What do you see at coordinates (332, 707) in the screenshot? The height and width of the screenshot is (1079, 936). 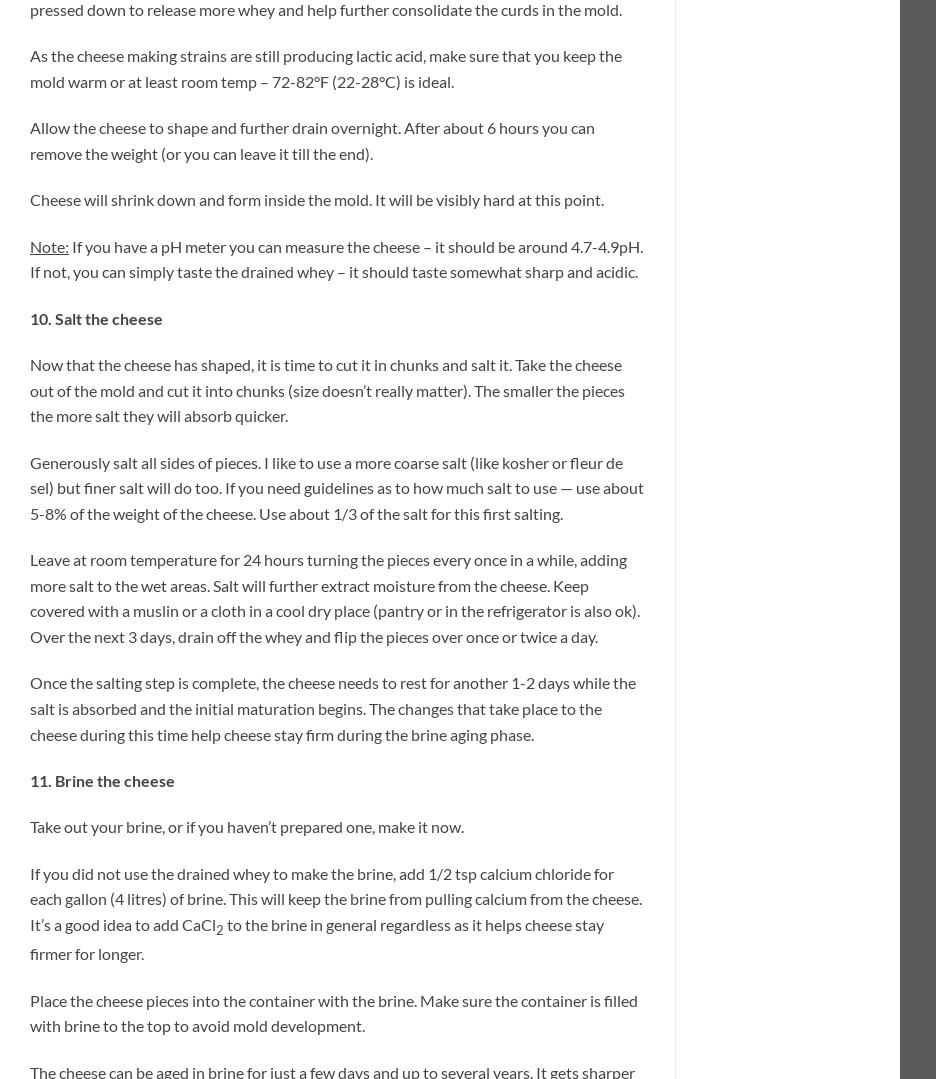 I see `'Once the salting step is complete, the cheese needs to rest for another 1-2 days while the salt is absorbed and the initial maturation begins. The changes that take place to the cheese during this time help cheese stay firm during the brine aging phase.'` at bounding box center [332, 707].